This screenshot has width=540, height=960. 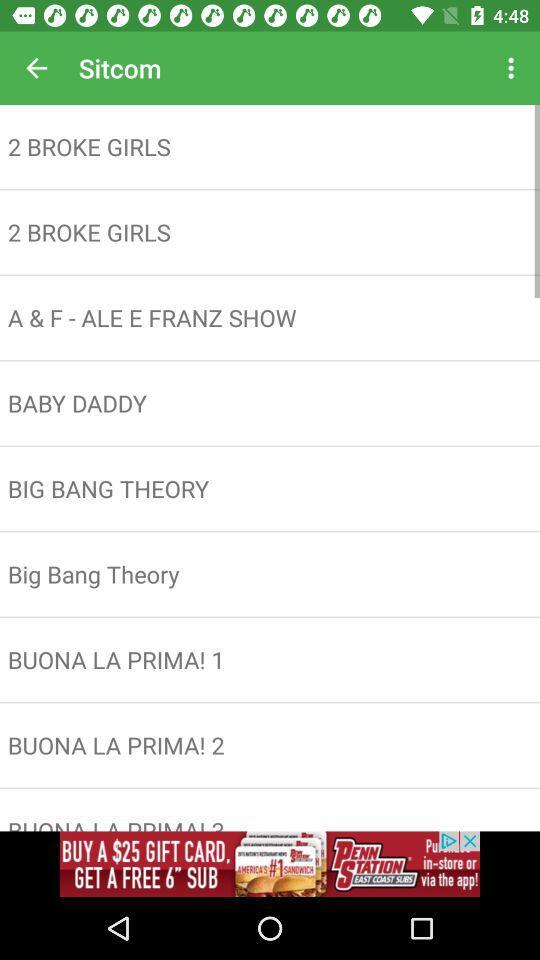 I want to click on advertisement, so click(x=270, y=863).